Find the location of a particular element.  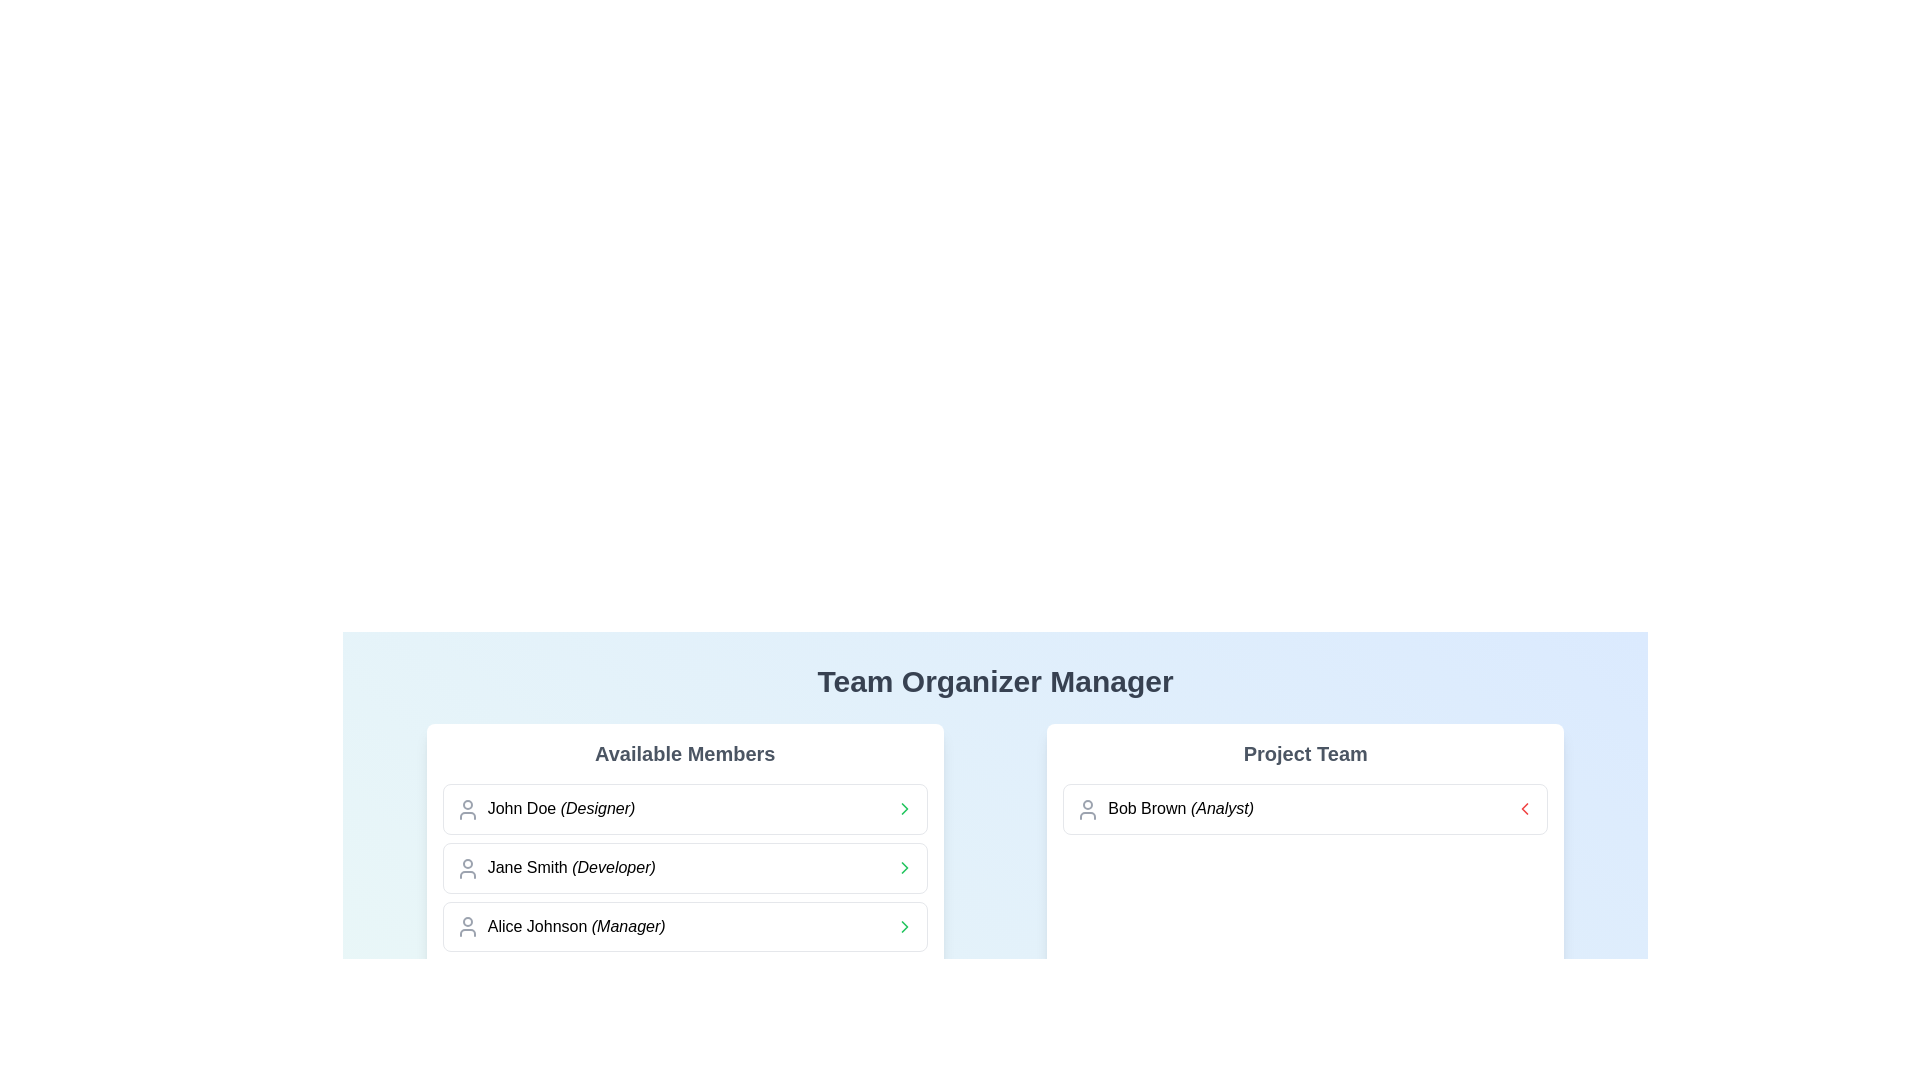

the text label displaying 'Alice Johnson (Manager)' in the third row of the 'Available Members' panel is located at coordinates (537, 925).